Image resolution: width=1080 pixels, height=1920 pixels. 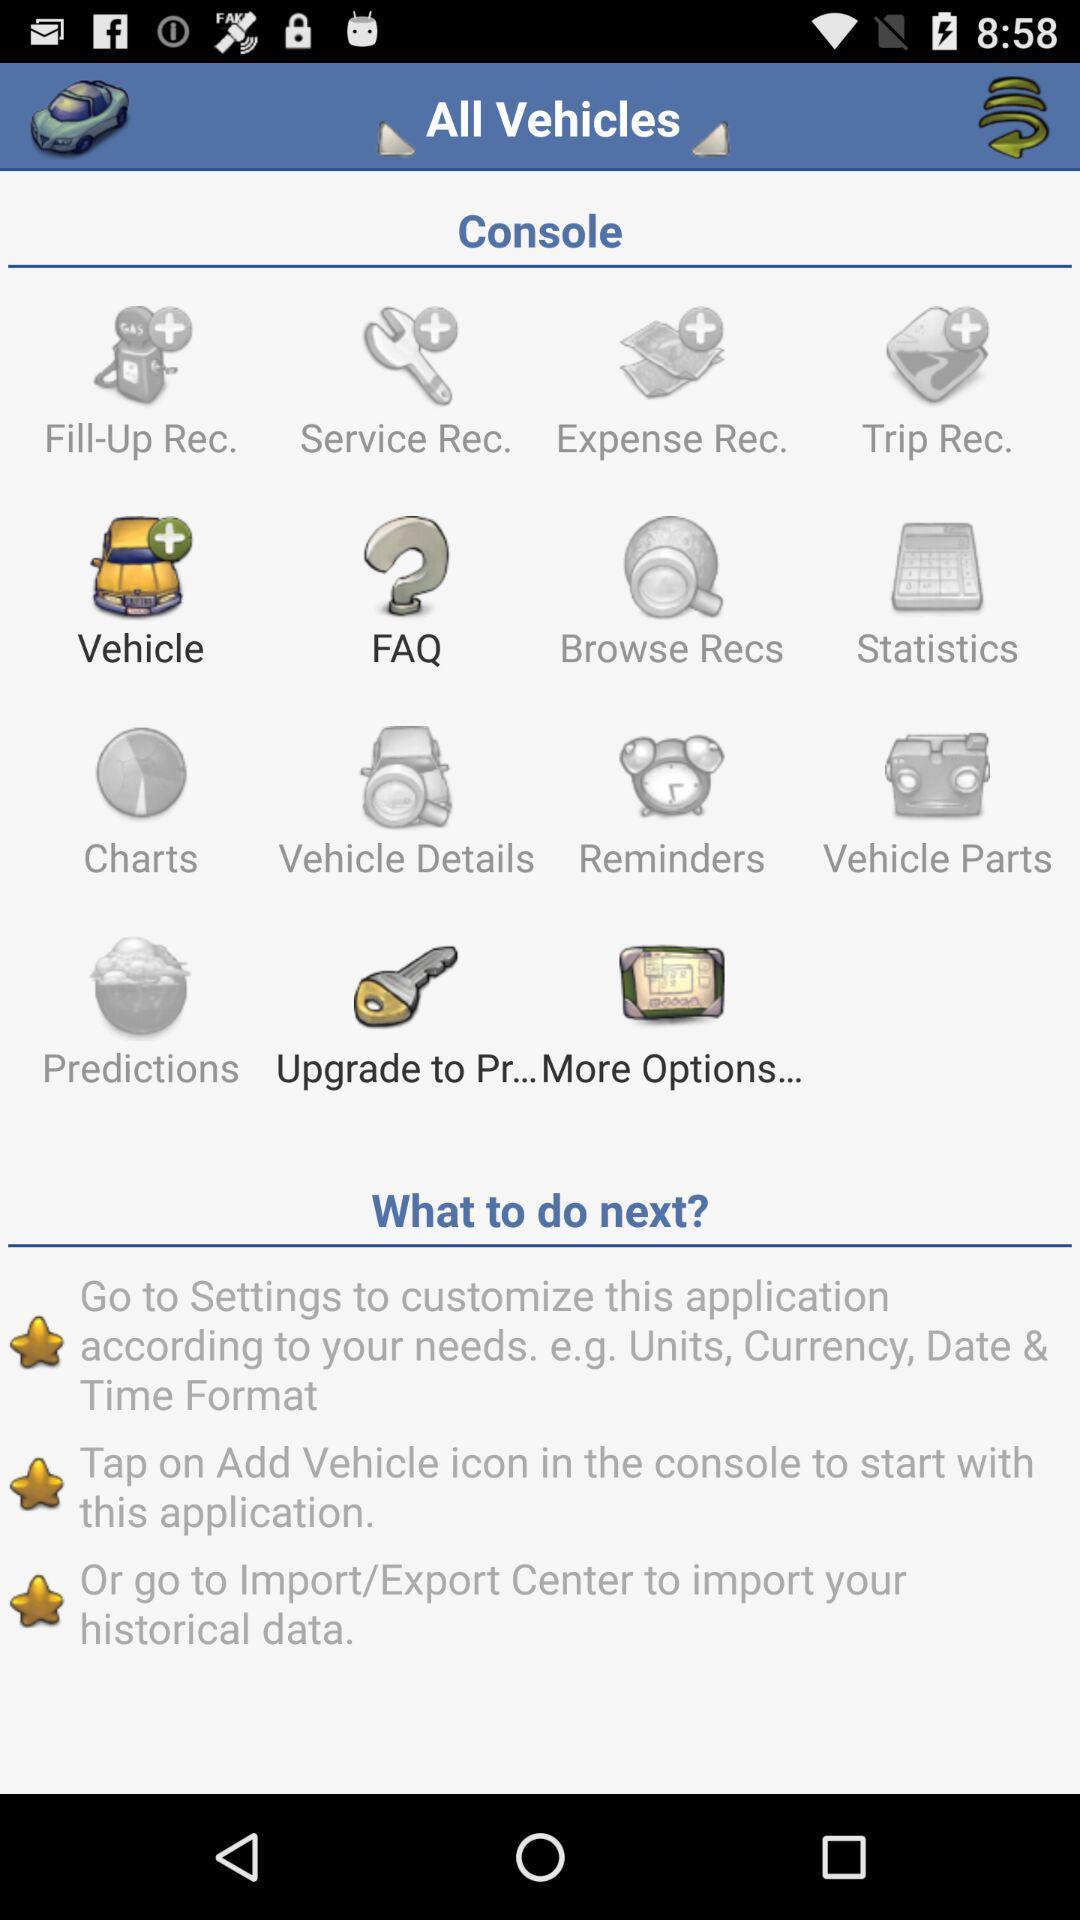 What do you see at coordinates (140, 599) in the screenshot?
I see `the vehicle image` at bounding box center [140, 599].